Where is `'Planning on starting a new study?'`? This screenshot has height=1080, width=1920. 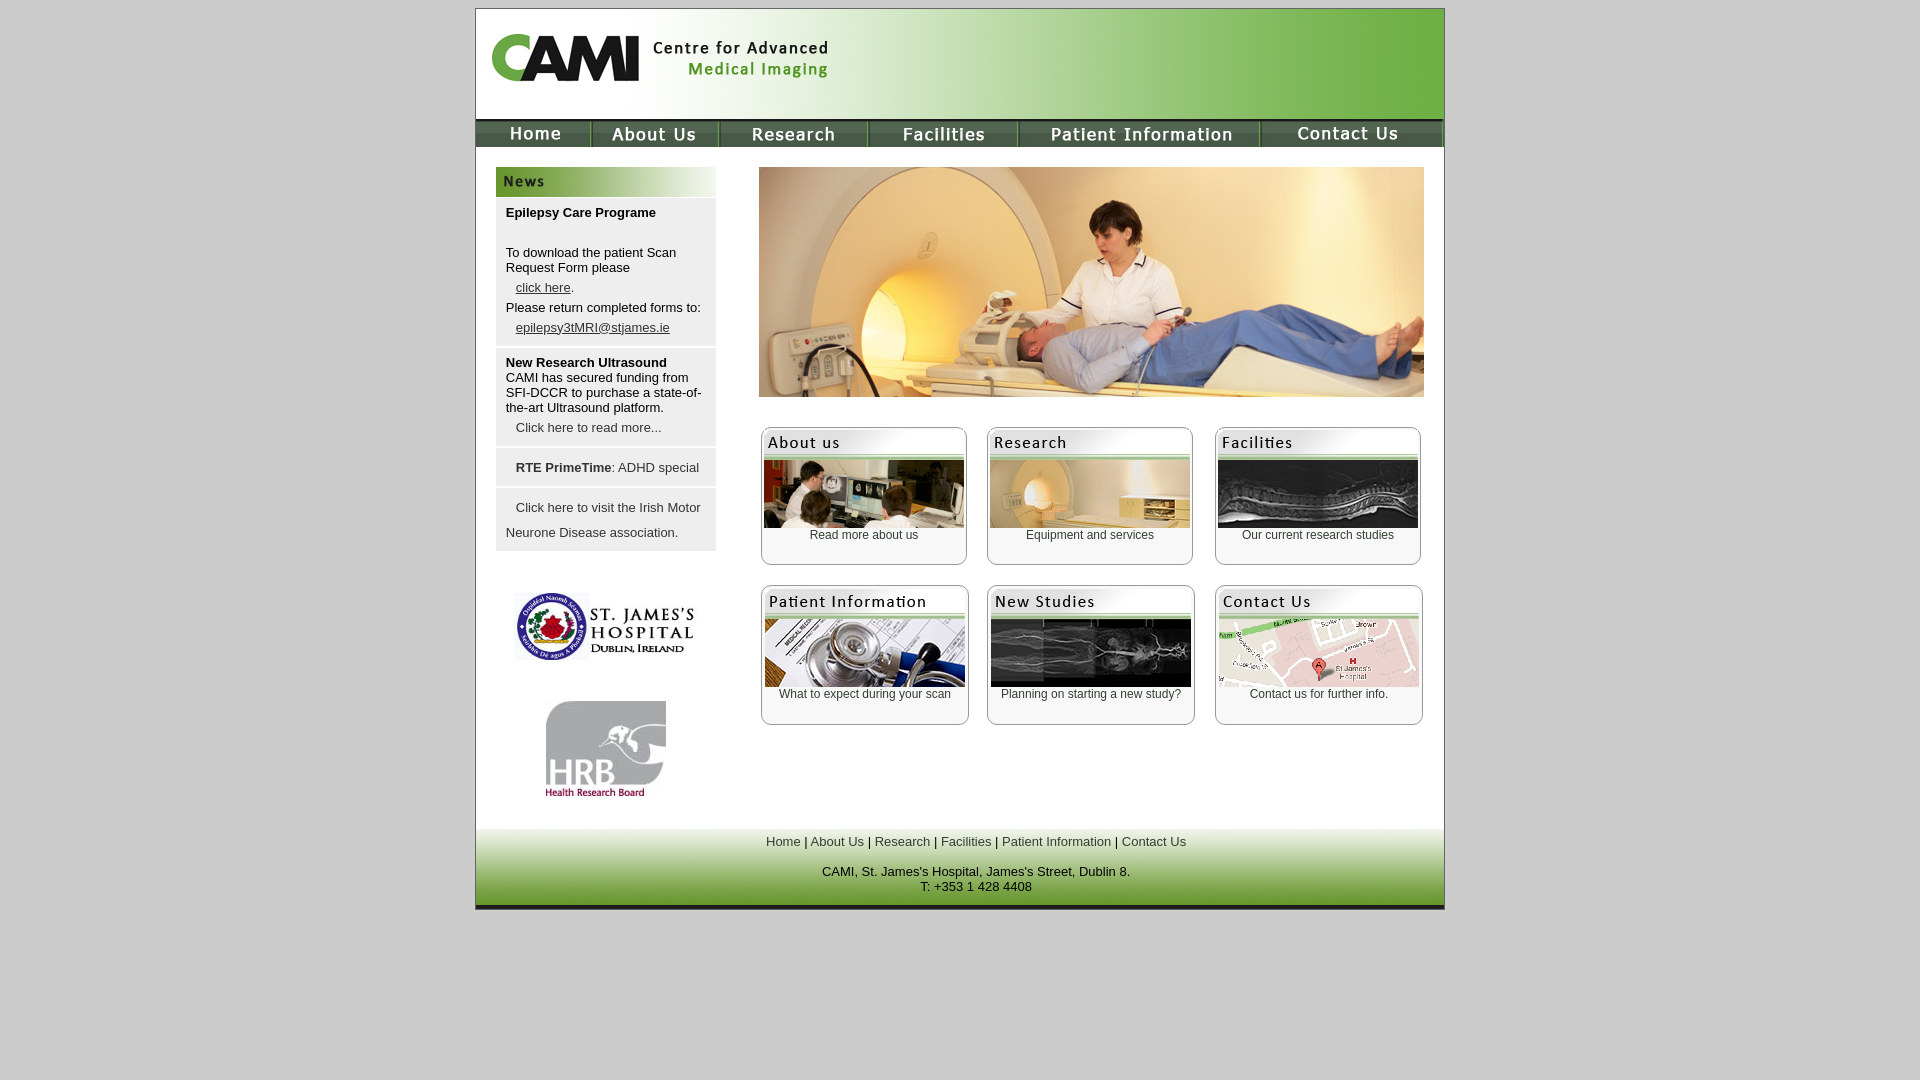
'Planning on starting a new study?' is located at coordinates (1089, 693).